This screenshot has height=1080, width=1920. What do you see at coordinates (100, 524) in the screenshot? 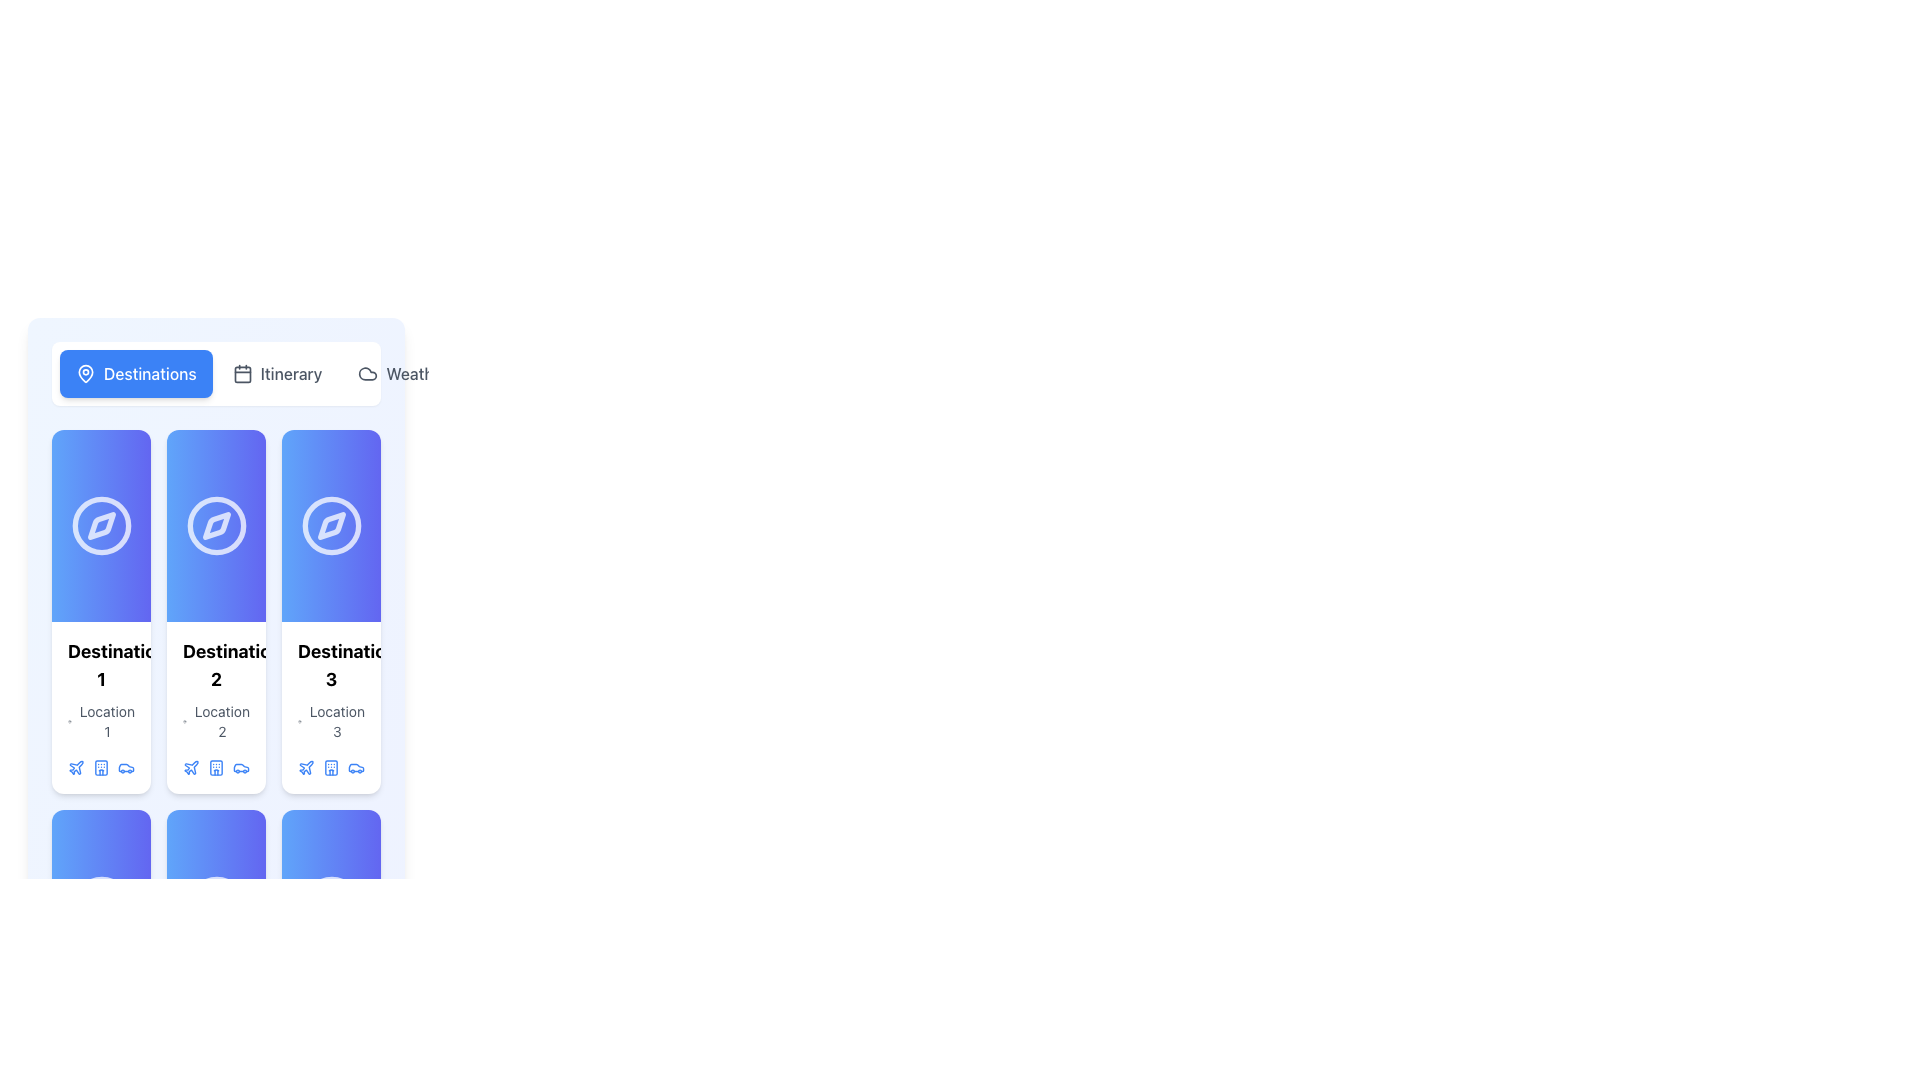
I see `the compass icon located centrally within the first card under the 'Destinations' tab in the top-left corner of the grid` at bounding box center [100, 524].